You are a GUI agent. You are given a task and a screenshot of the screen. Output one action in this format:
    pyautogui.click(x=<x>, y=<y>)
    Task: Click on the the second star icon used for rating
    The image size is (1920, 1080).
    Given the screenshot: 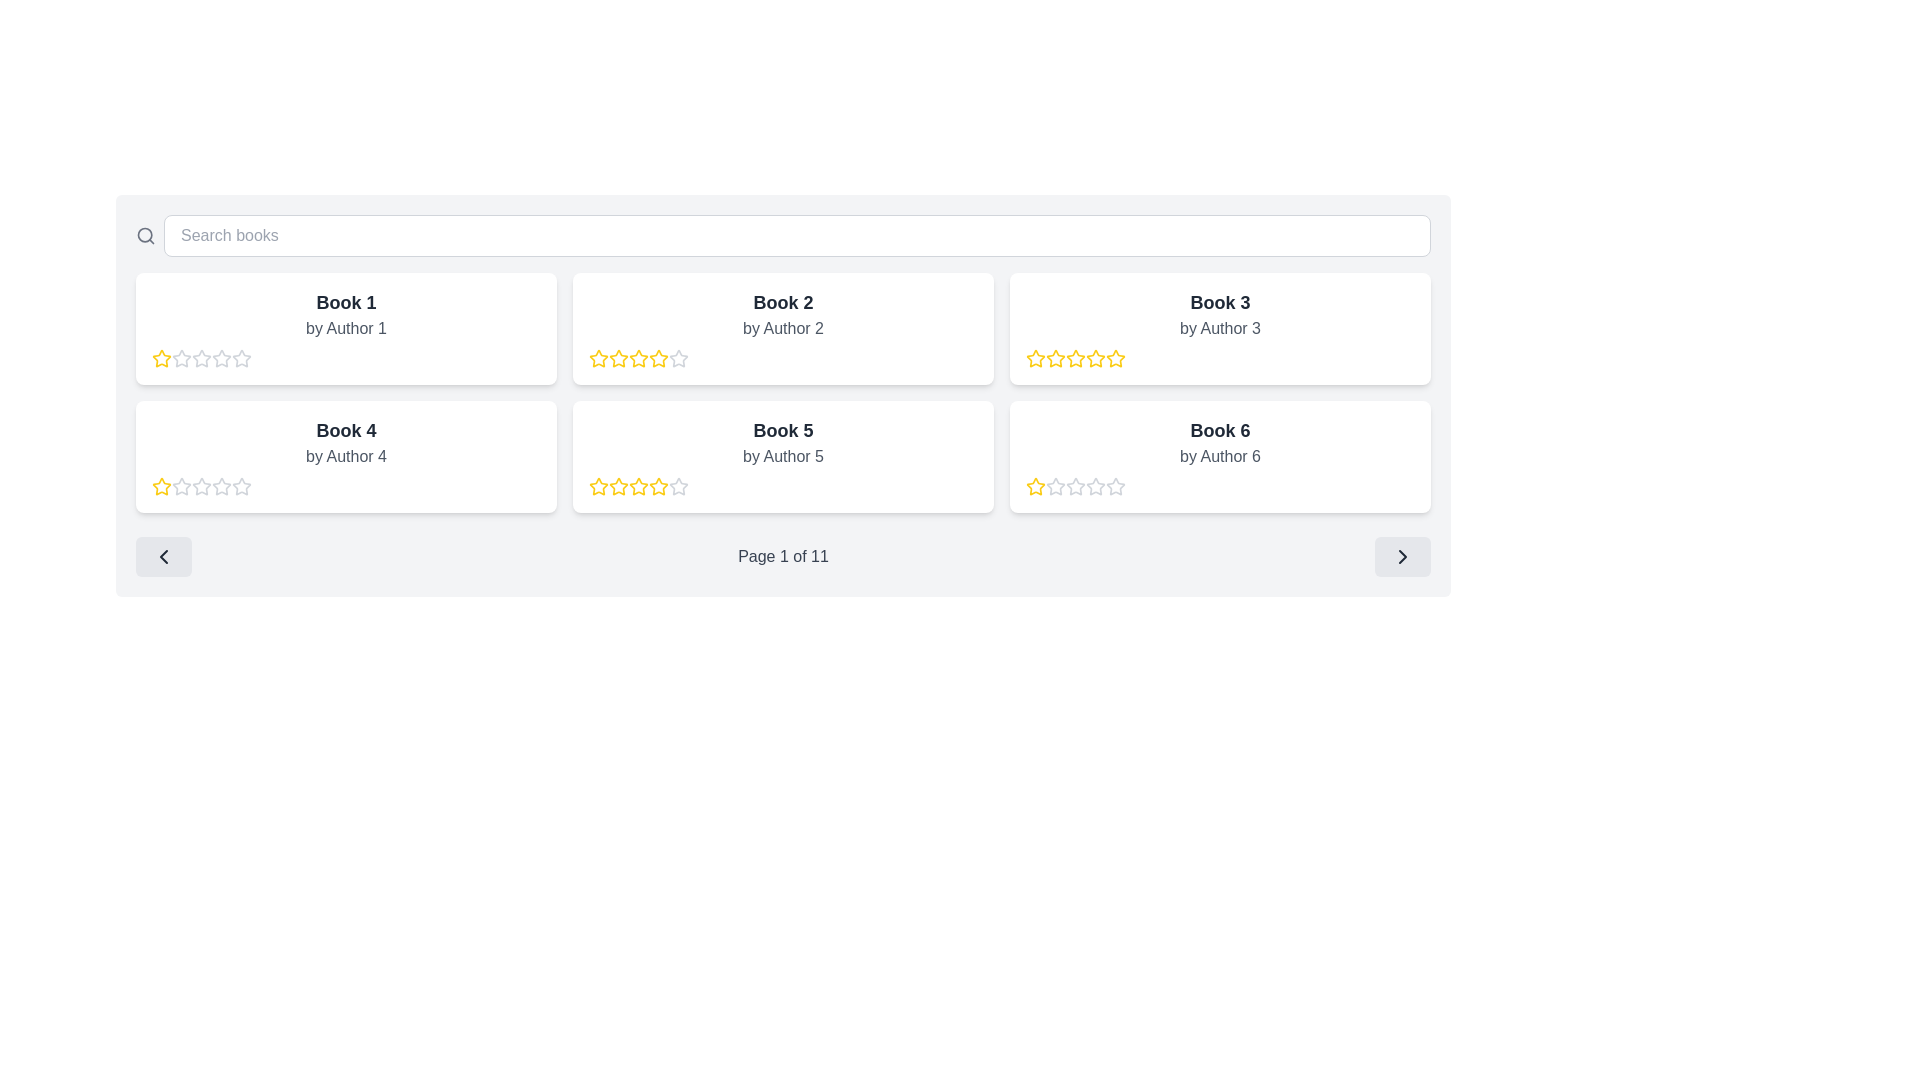 What is the action you would take?
    pyautogui.click(x=201, y=486)
    